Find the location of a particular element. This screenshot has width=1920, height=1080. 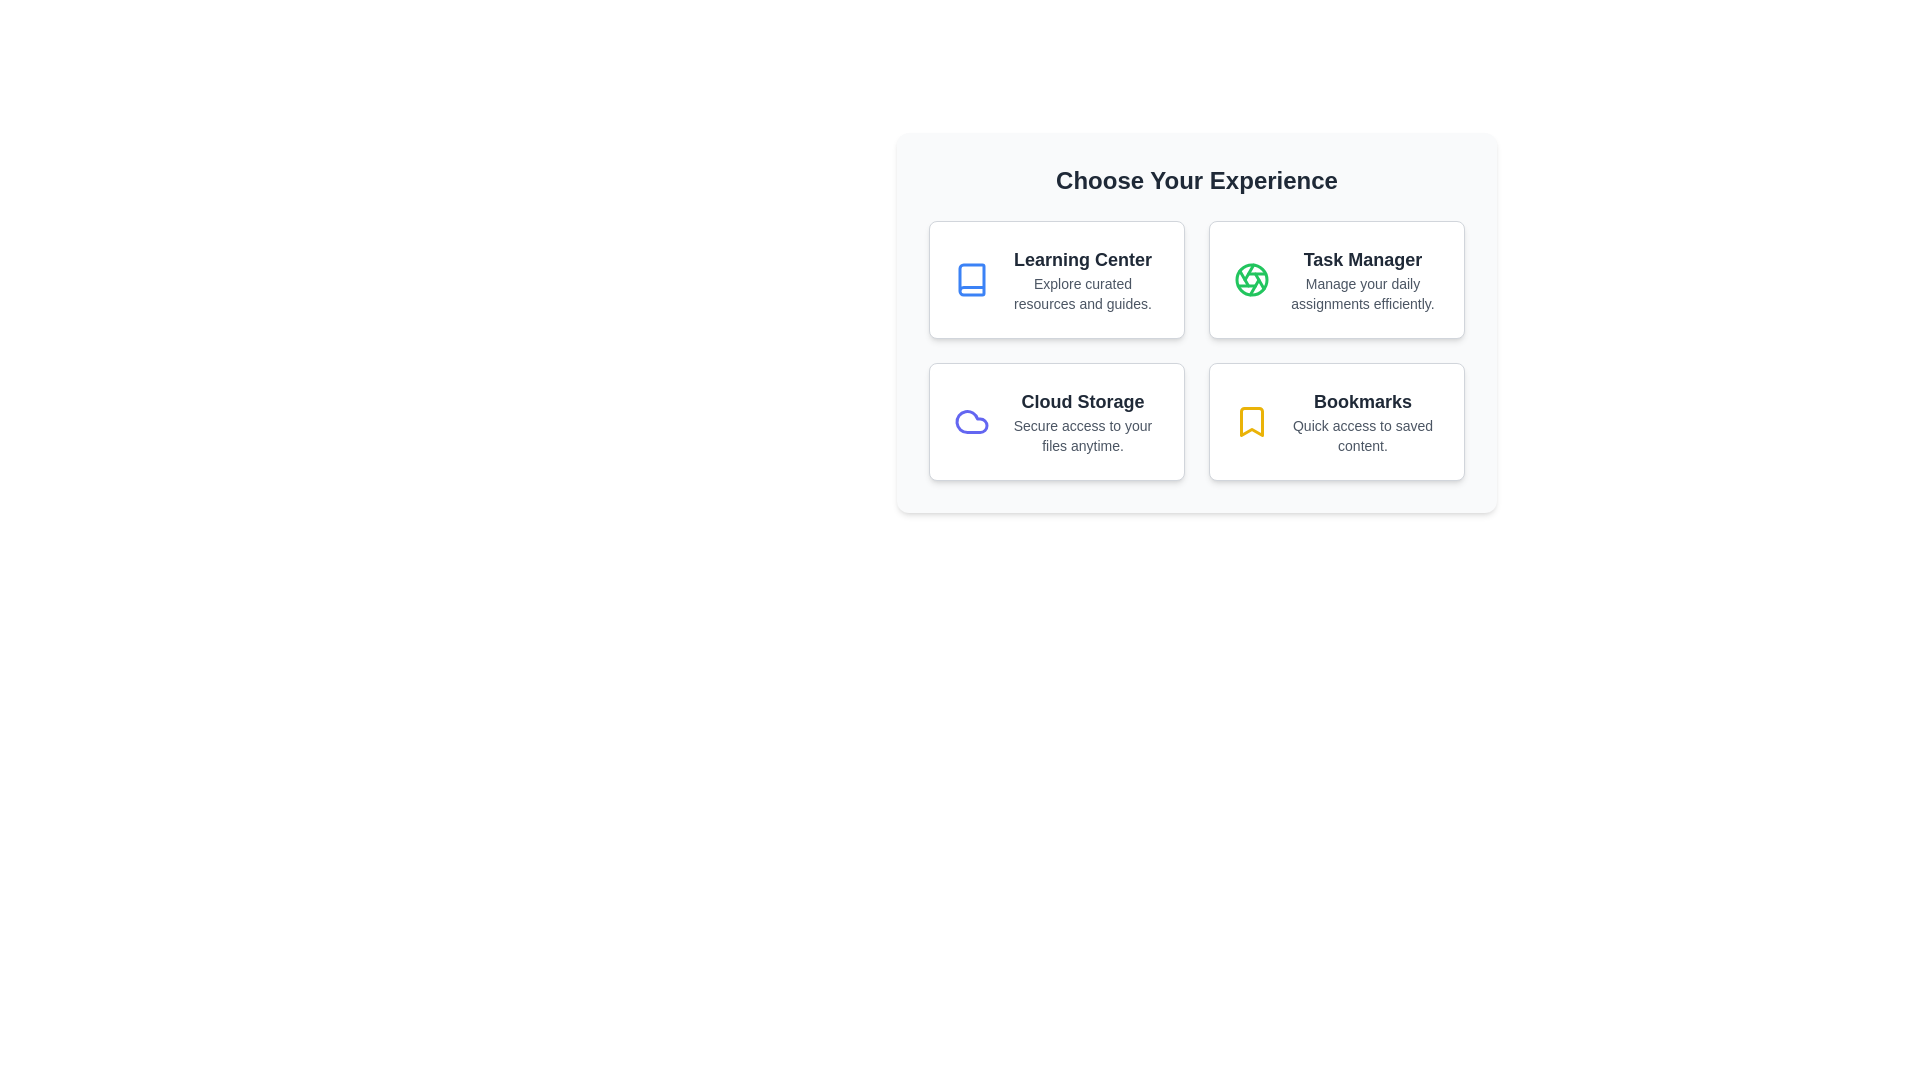

the fifth line segment of a geometric design, which is styled with a green stroke and is part of a circular icon is located at coordinates (1243, 278).